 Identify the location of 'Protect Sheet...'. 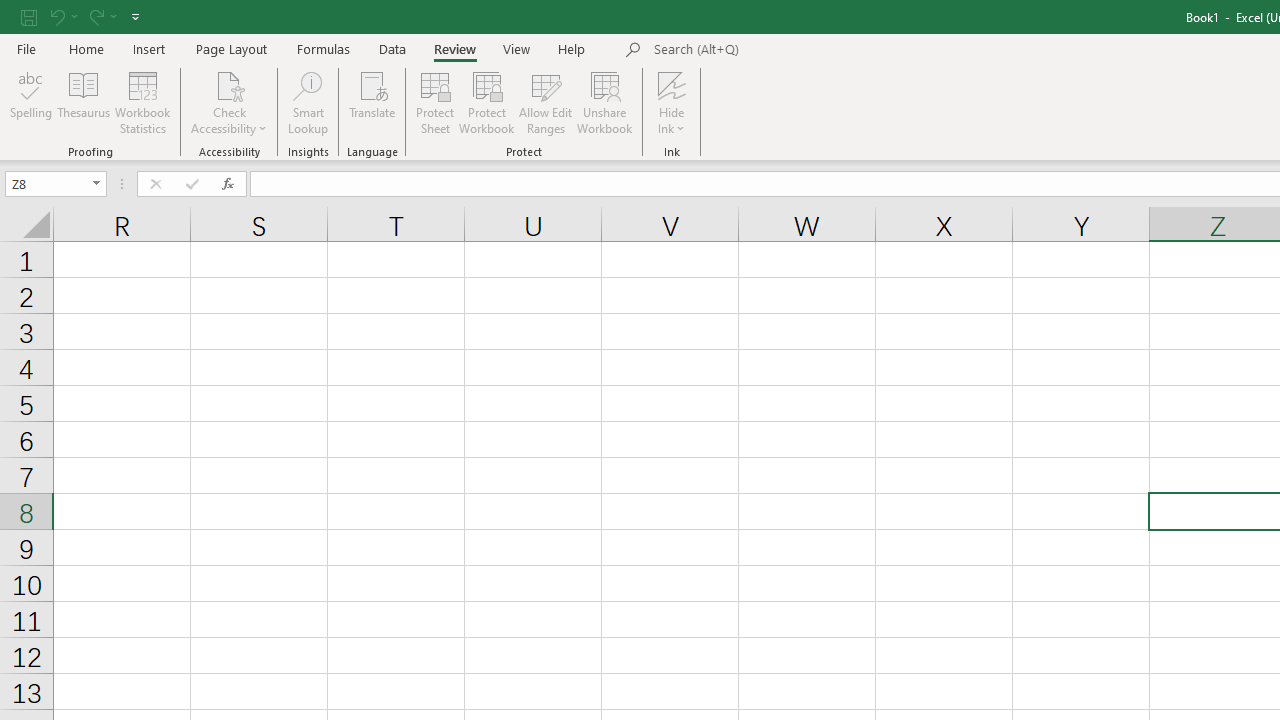
(434, 103).